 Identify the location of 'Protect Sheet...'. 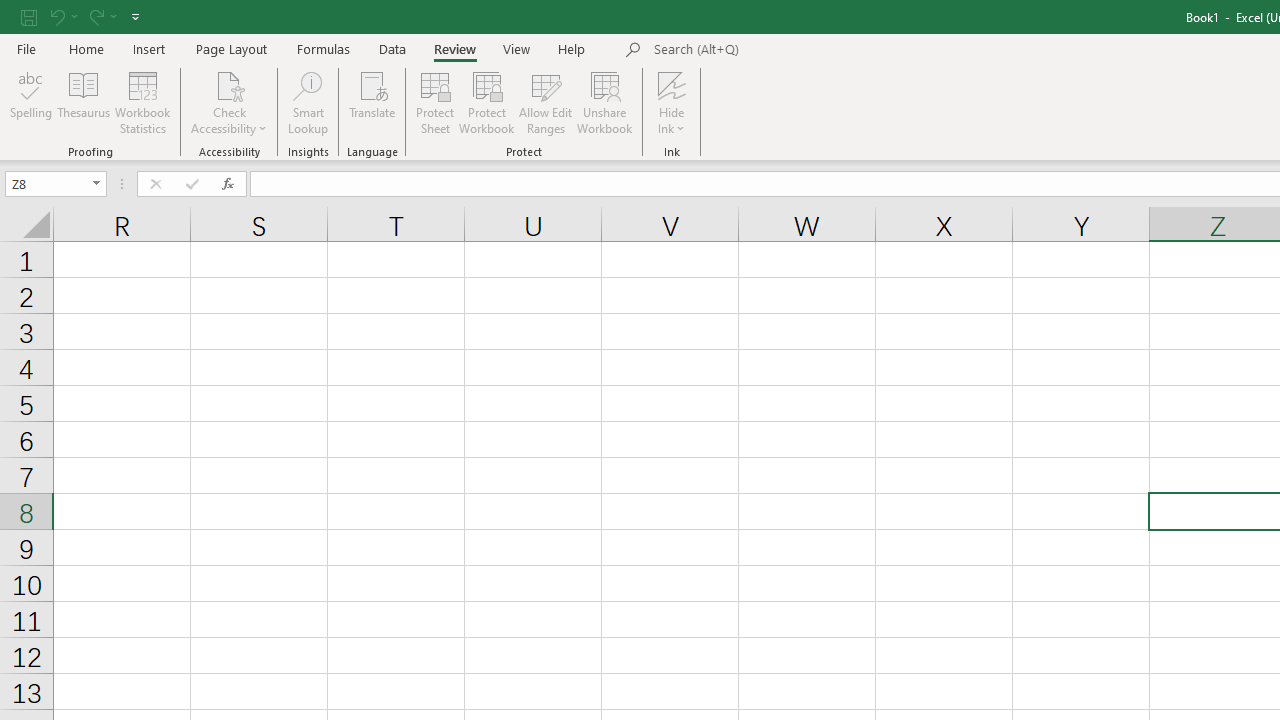
(434, 103).